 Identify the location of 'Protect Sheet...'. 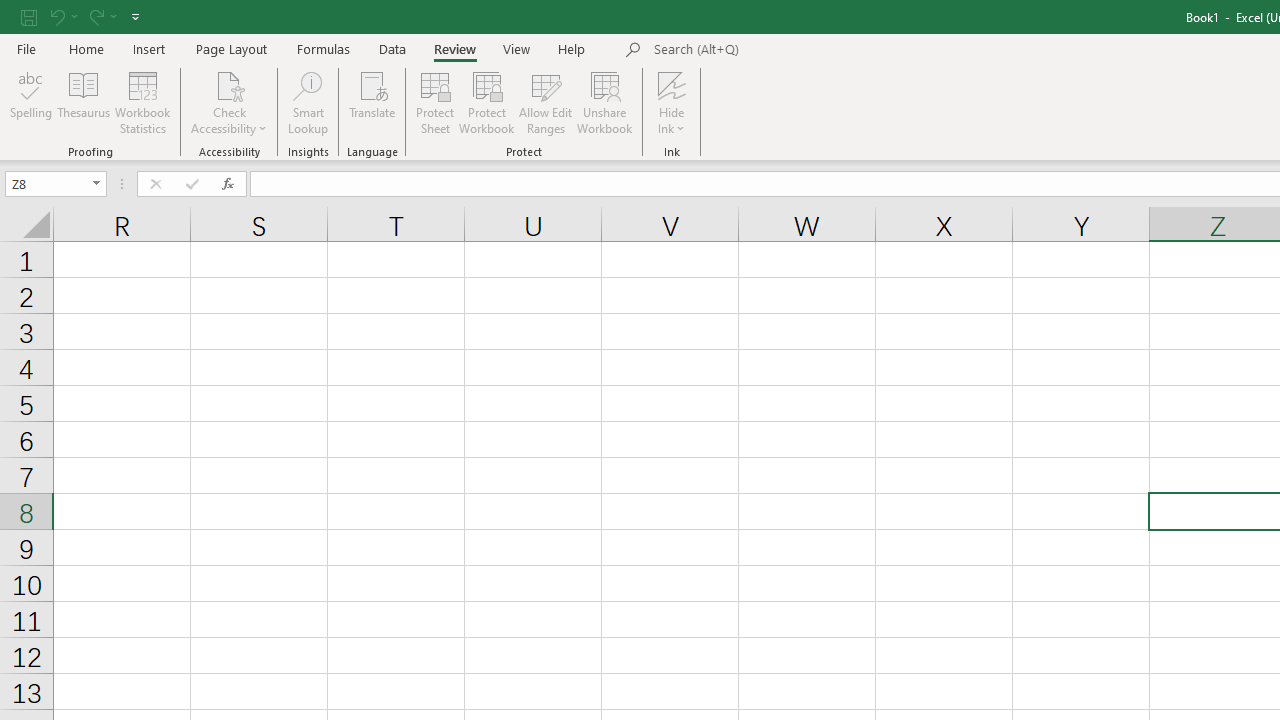
(434, 103).